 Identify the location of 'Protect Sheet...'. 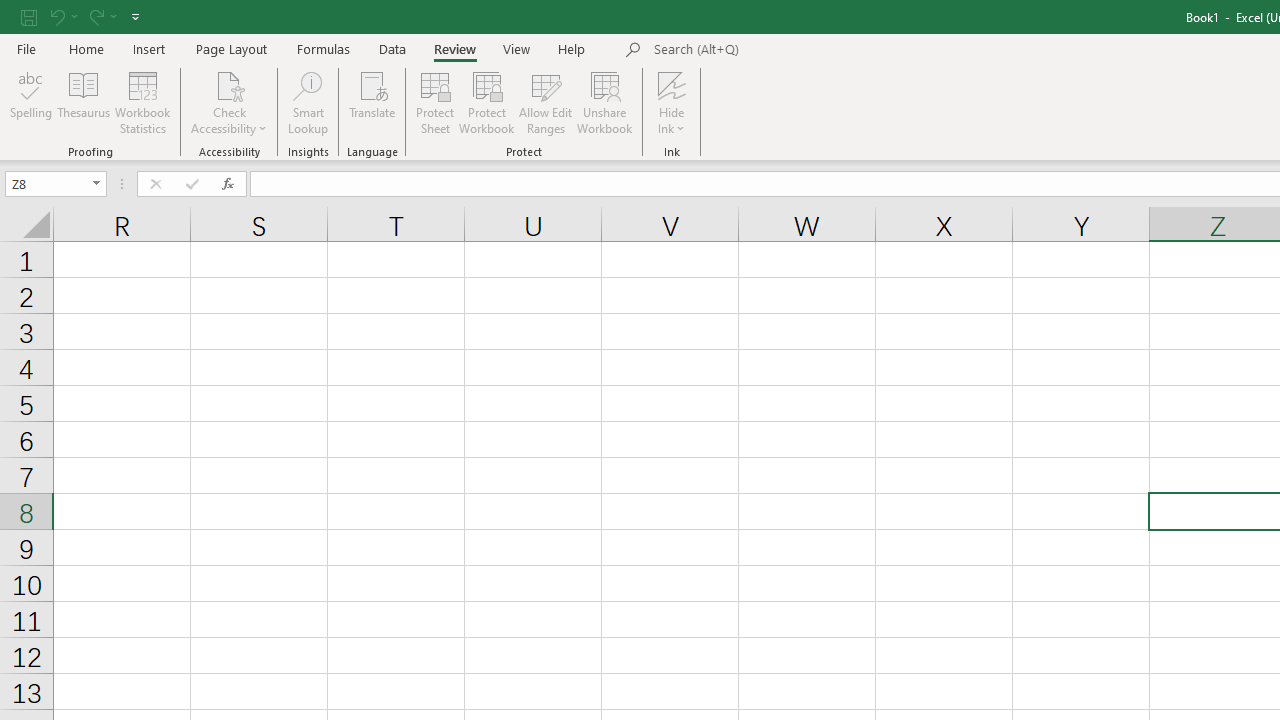
(434, 103).